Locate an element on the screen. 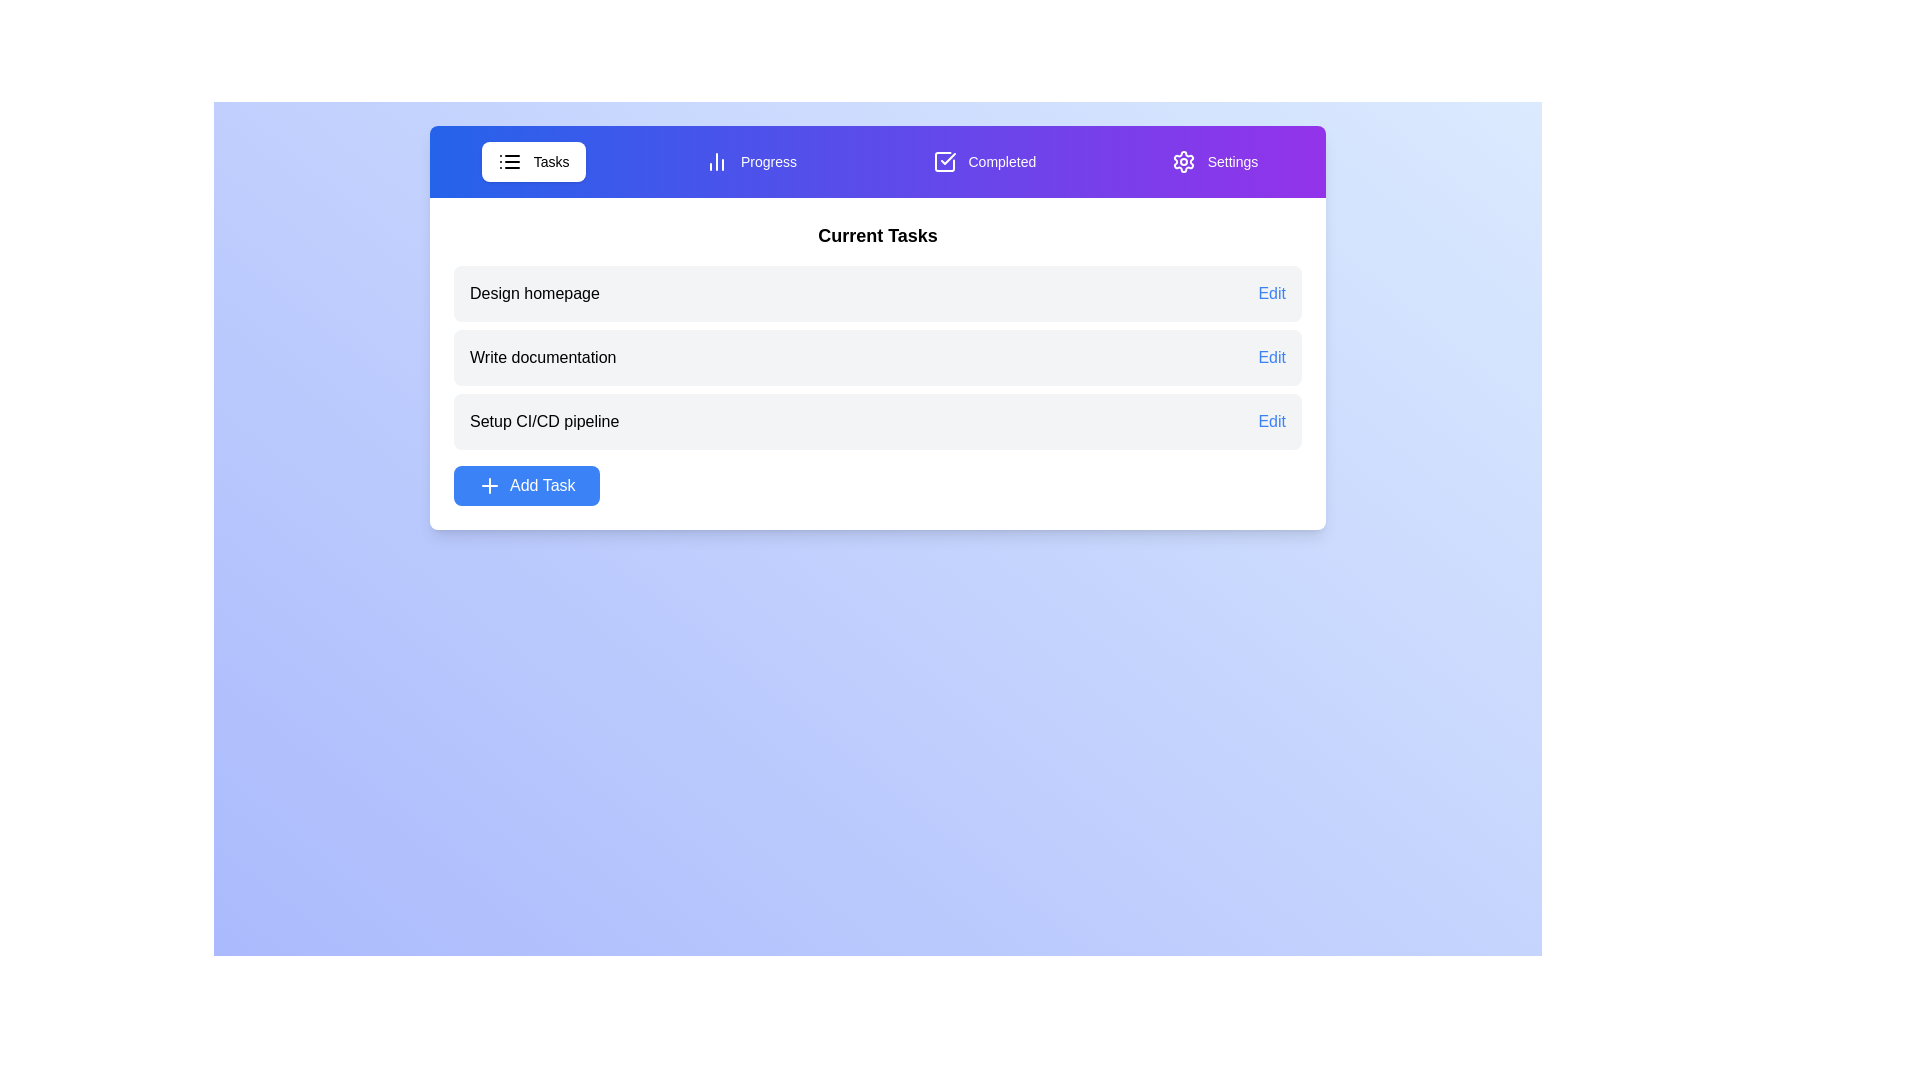 This screenshot has height=1080, width=1920. the 'Design homepage' text label is located at coordinates (534, 293).